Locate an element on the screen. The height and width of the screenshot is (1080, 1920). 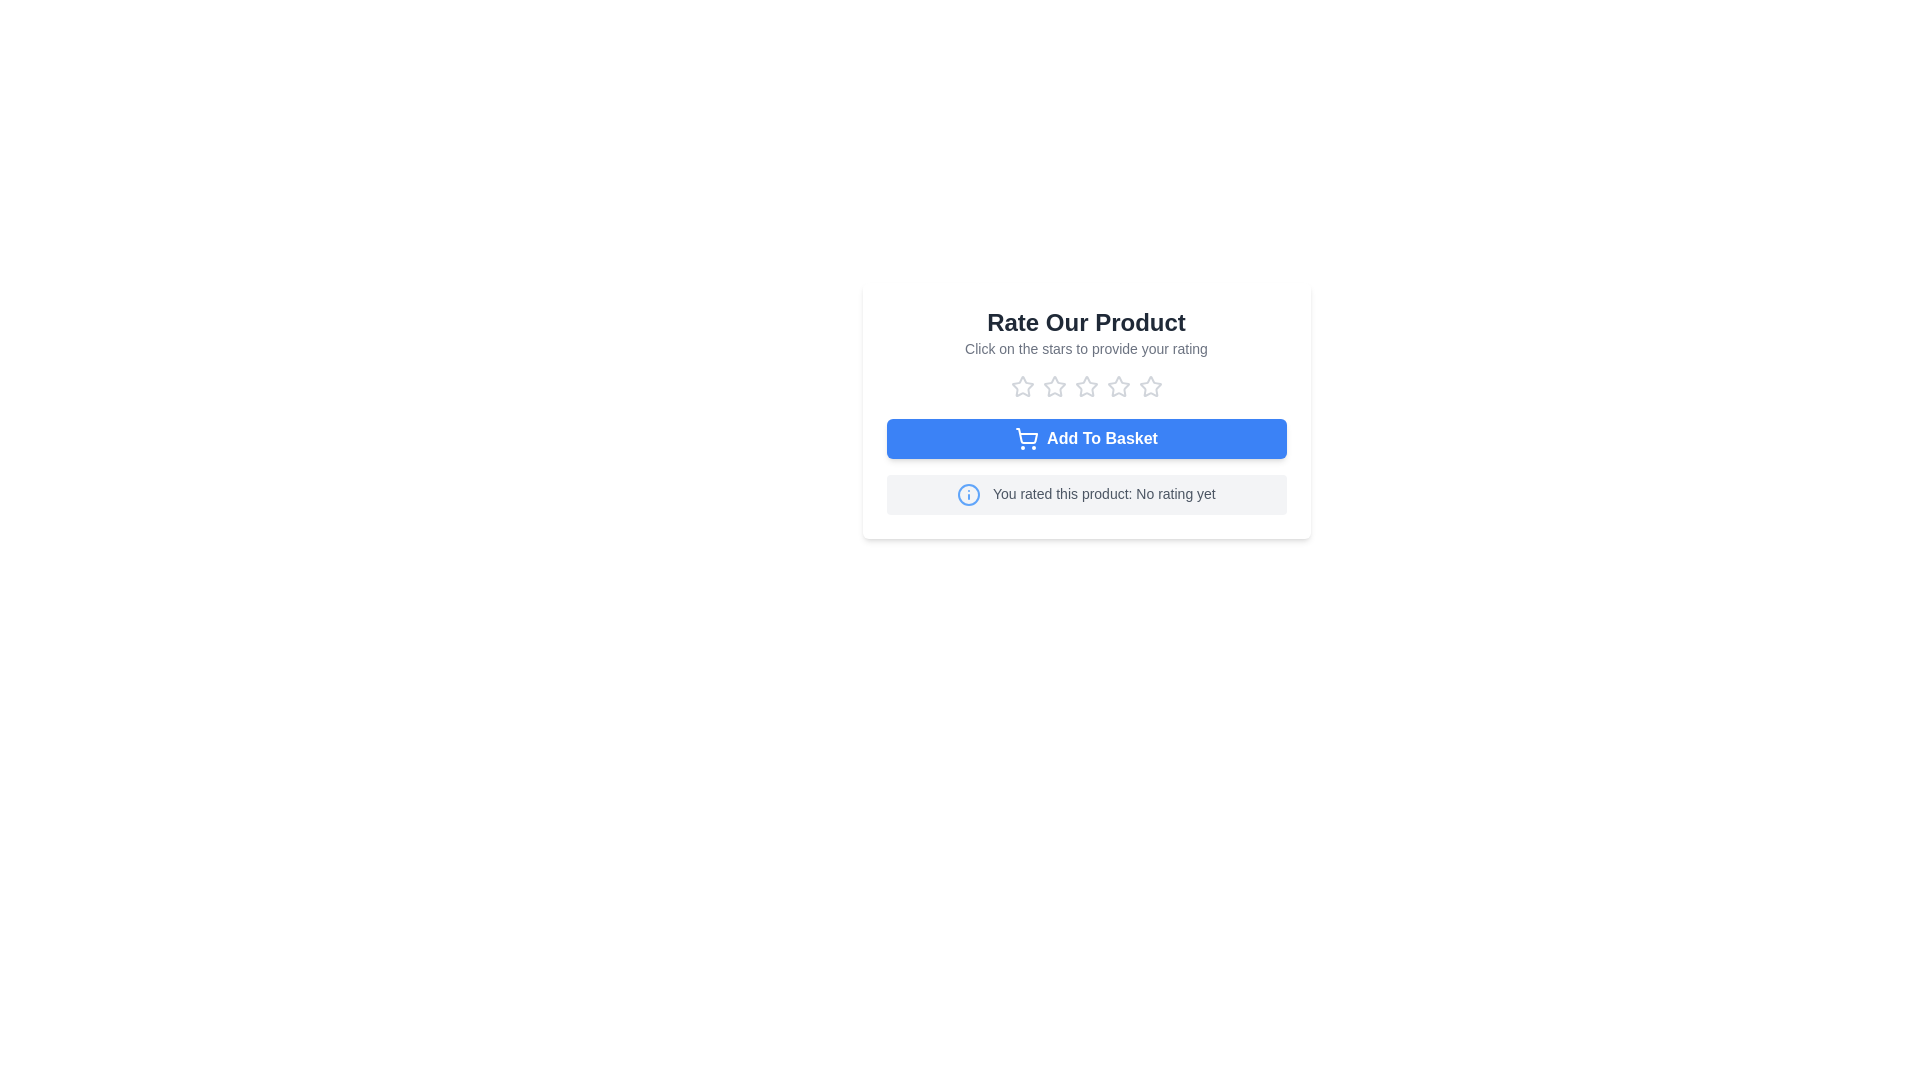
the 'Add to Basket' button located within the 'Rate Our Product' card, which provides feedback on the product's rating status is located at coordinates (1085, 466).